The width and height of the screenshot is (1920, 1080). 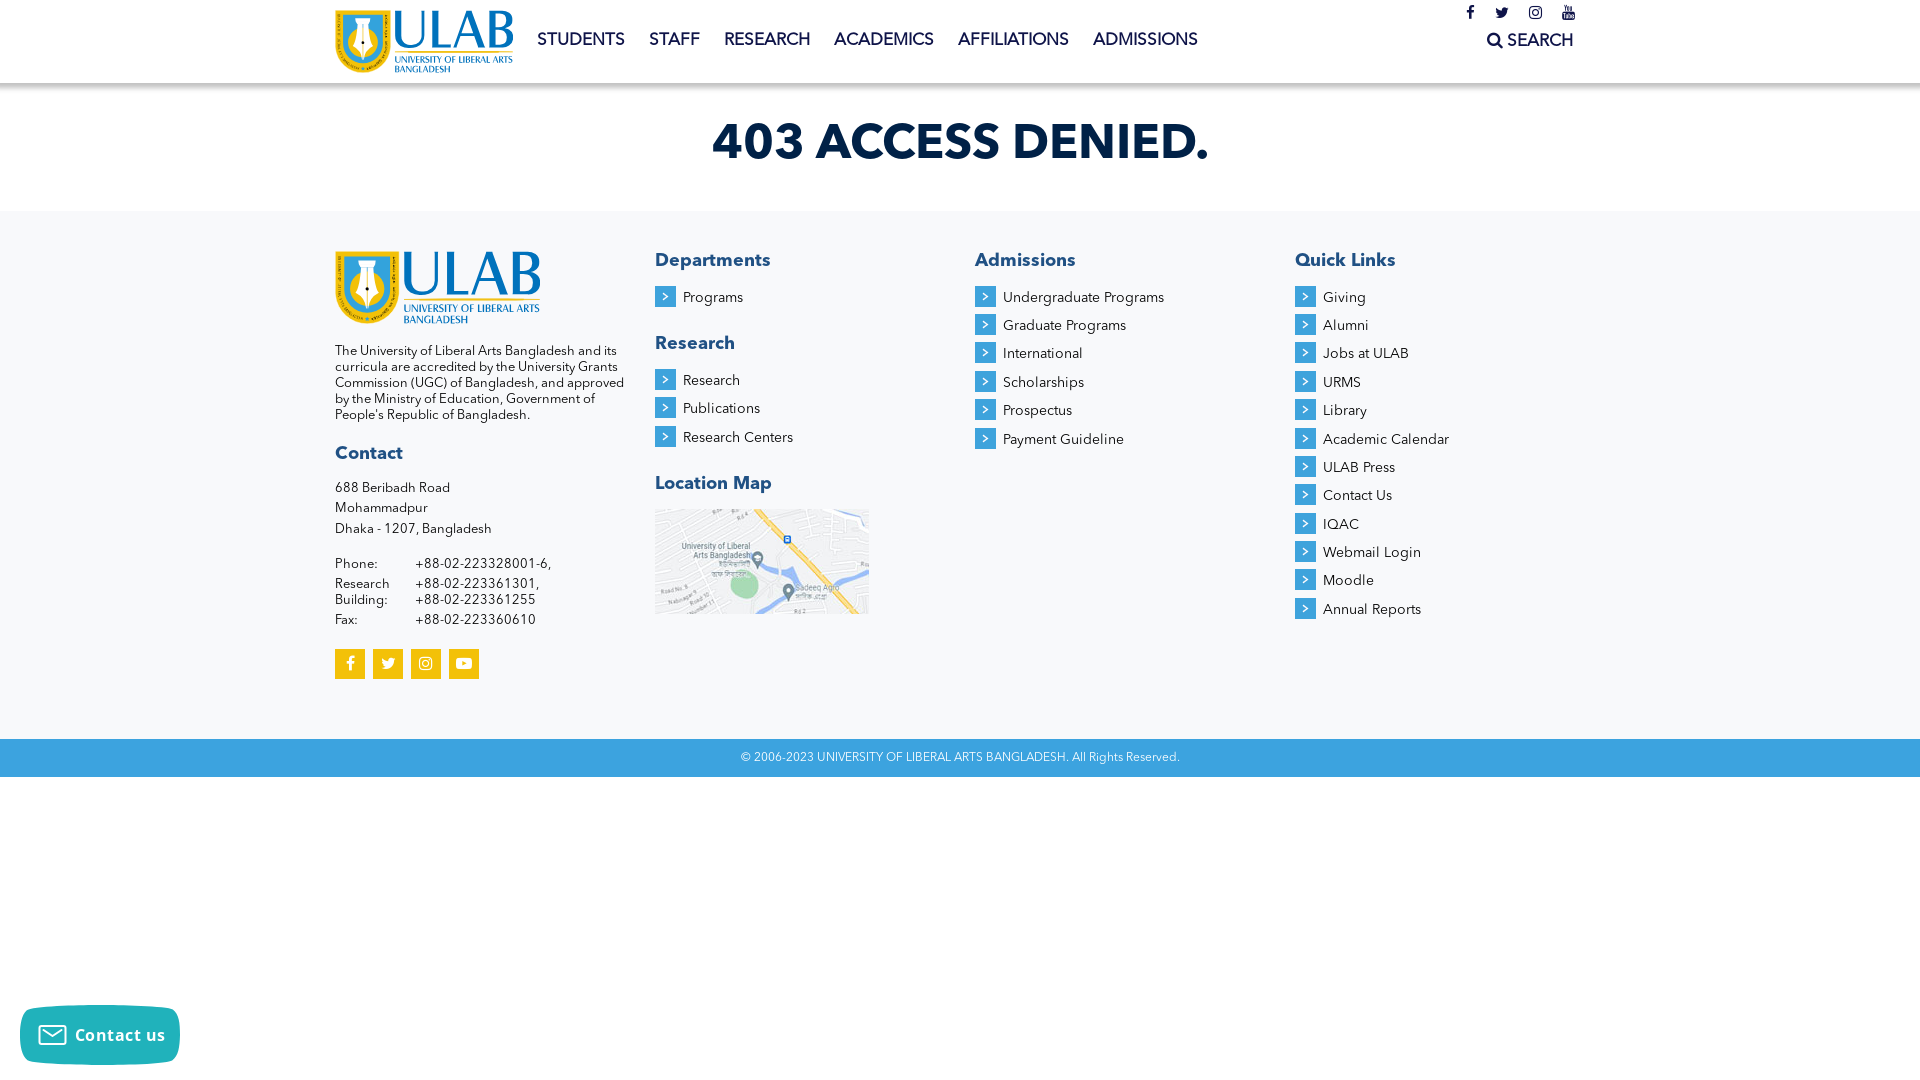 I want to click on 'Publications', so click(x=720, y=407).